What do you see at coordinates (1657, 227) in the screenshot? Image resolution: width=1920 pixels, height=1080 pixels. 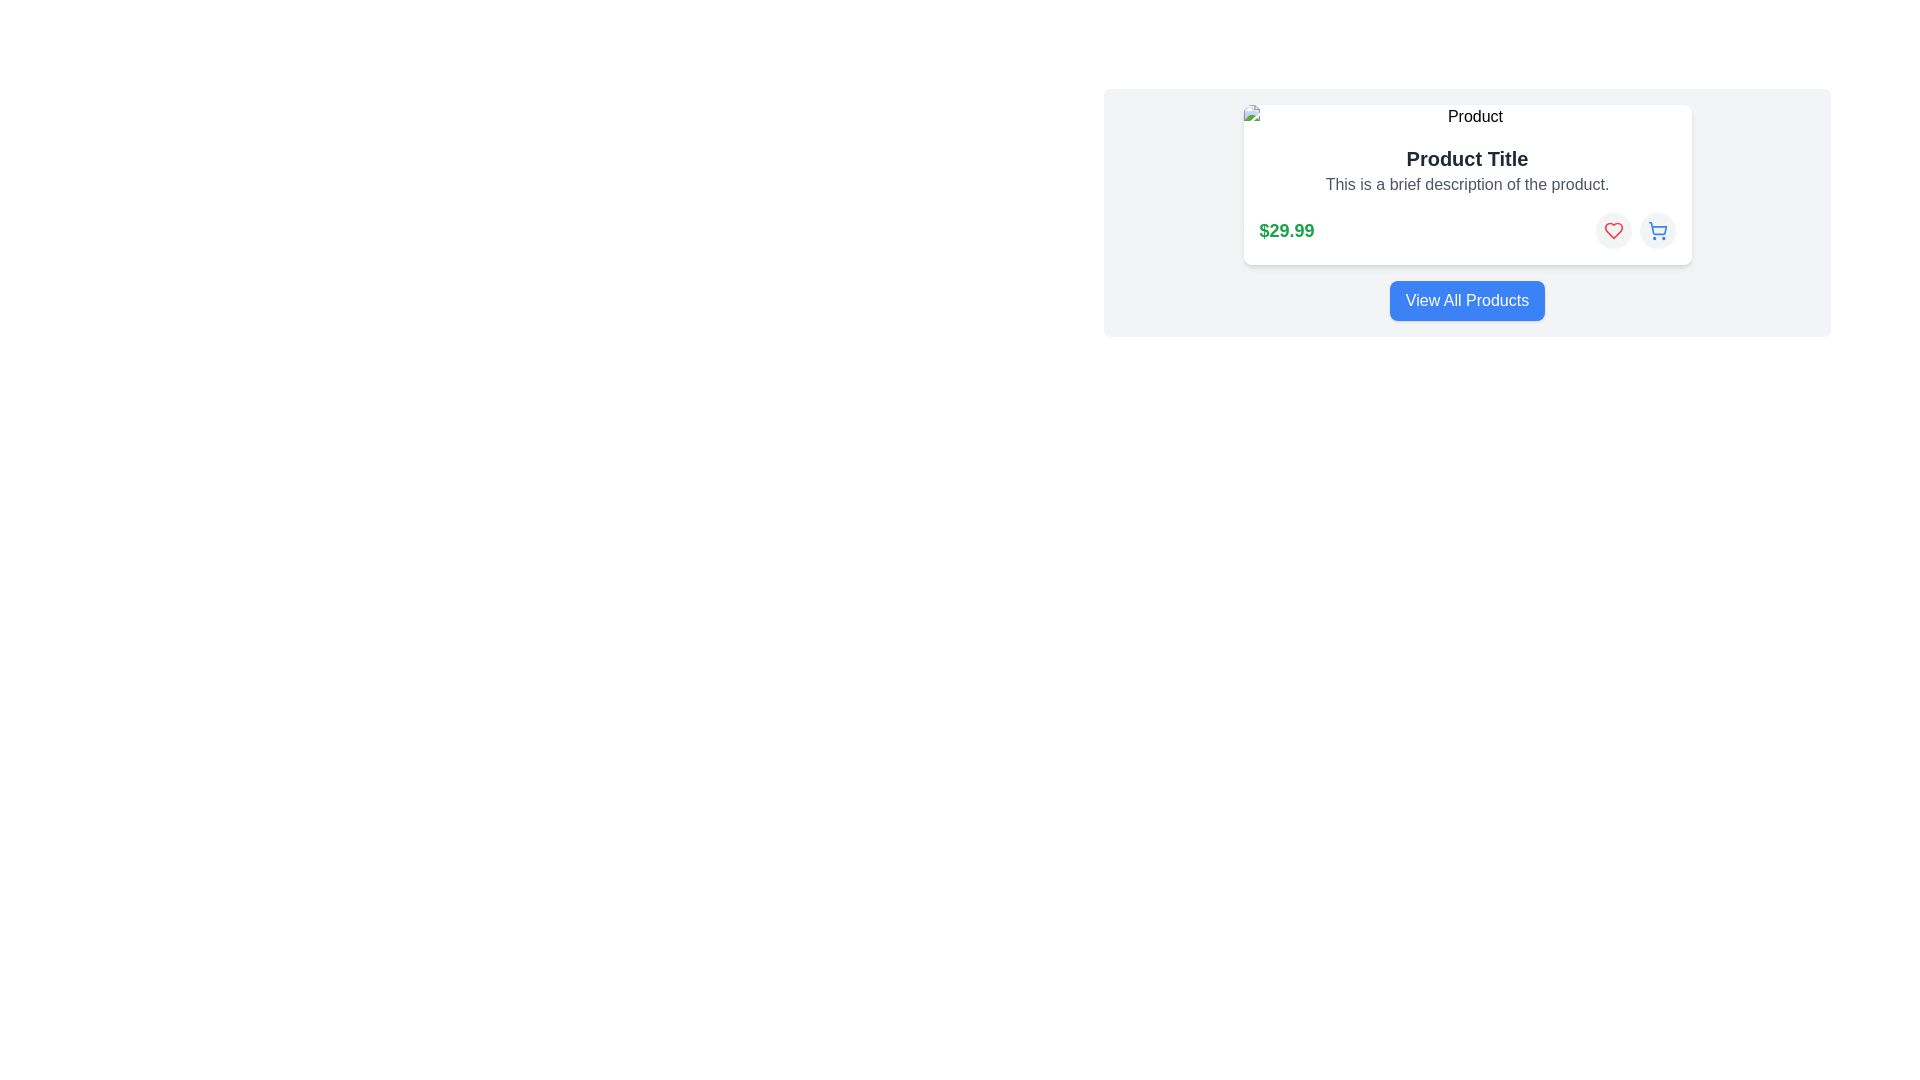 I see `the shopping cart icon element, which represents the main body of the cart with a triangular base and curved handle, located at the top-right of the card` at bounding box center [1657, 227].